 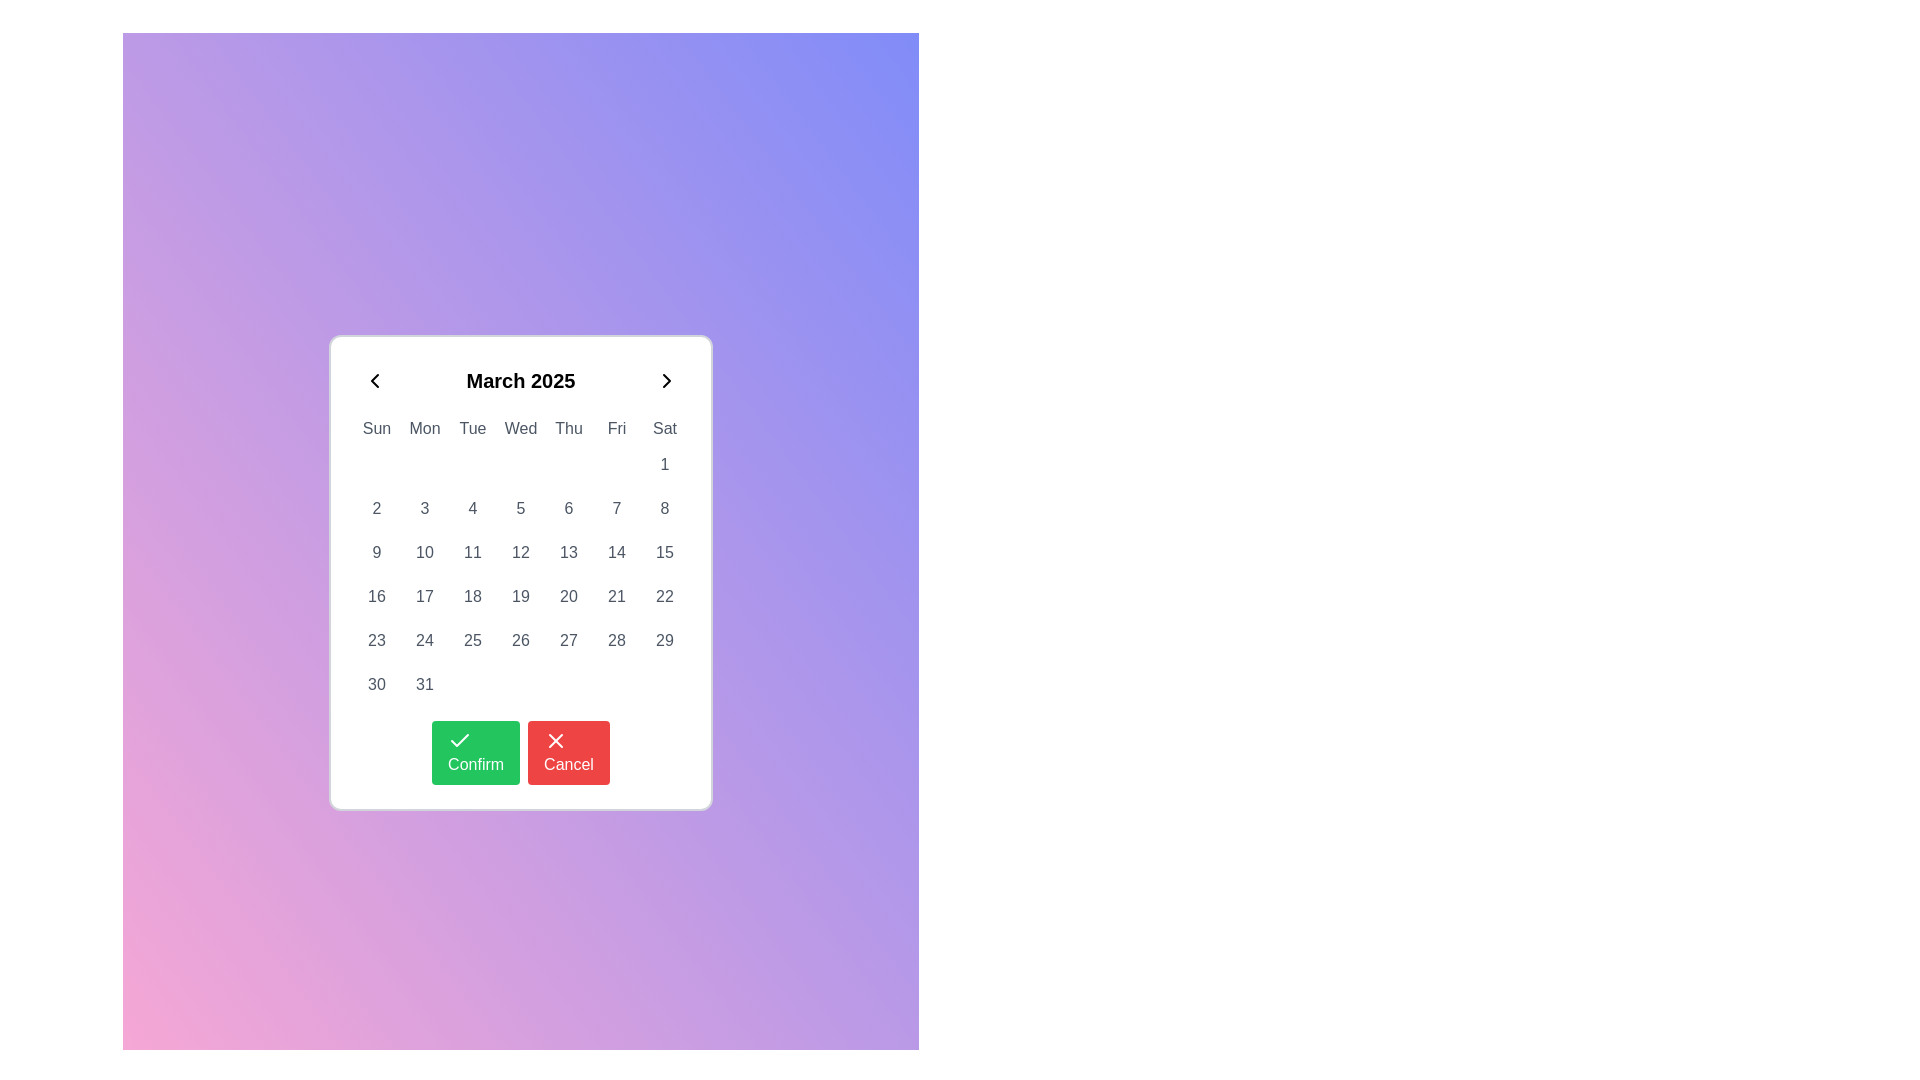 What do you see at coordinates (521, 640) in the screenshot?
I see `the button displaying the number '26' in the calendar grid under 'Fri'` at bounding box center [521, 640].